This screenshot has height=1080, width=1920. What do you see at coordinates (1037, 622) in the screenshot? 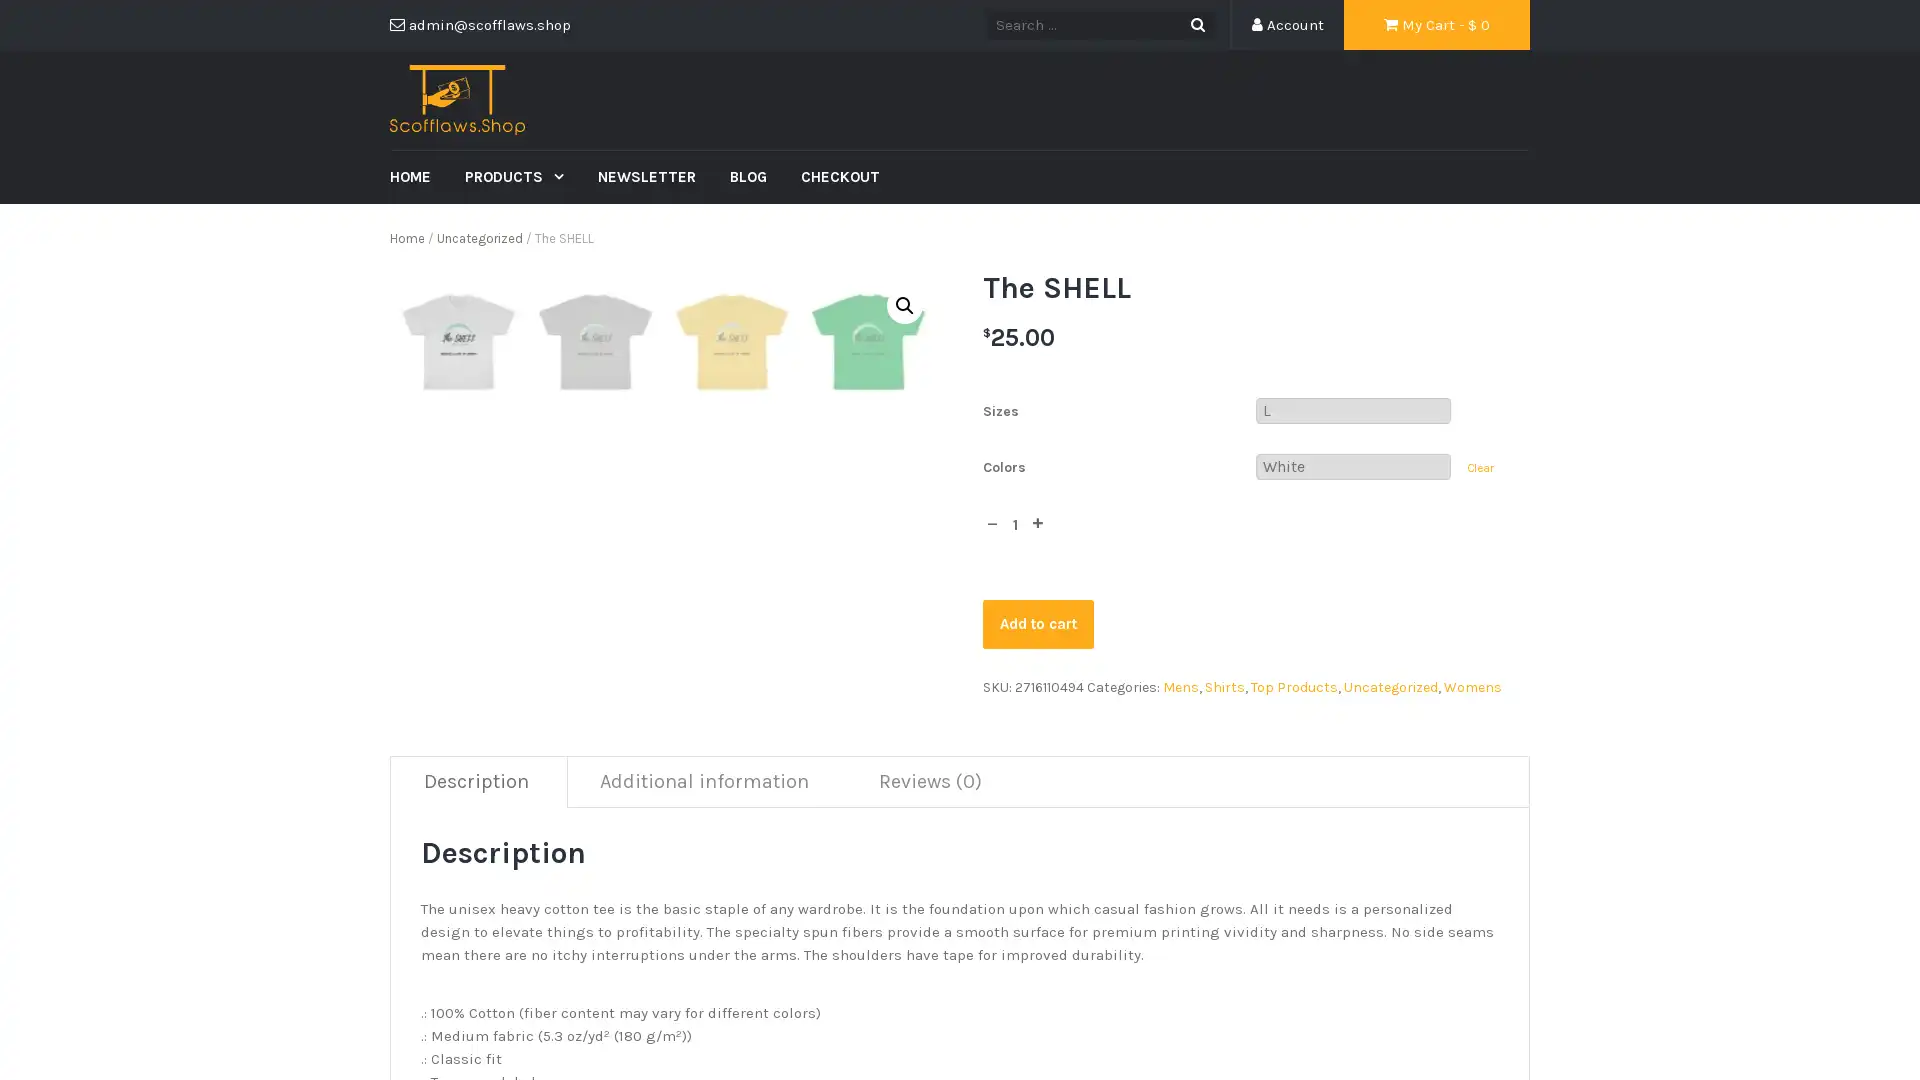
I see `Add to cart` at bounding box center [1037, 622].